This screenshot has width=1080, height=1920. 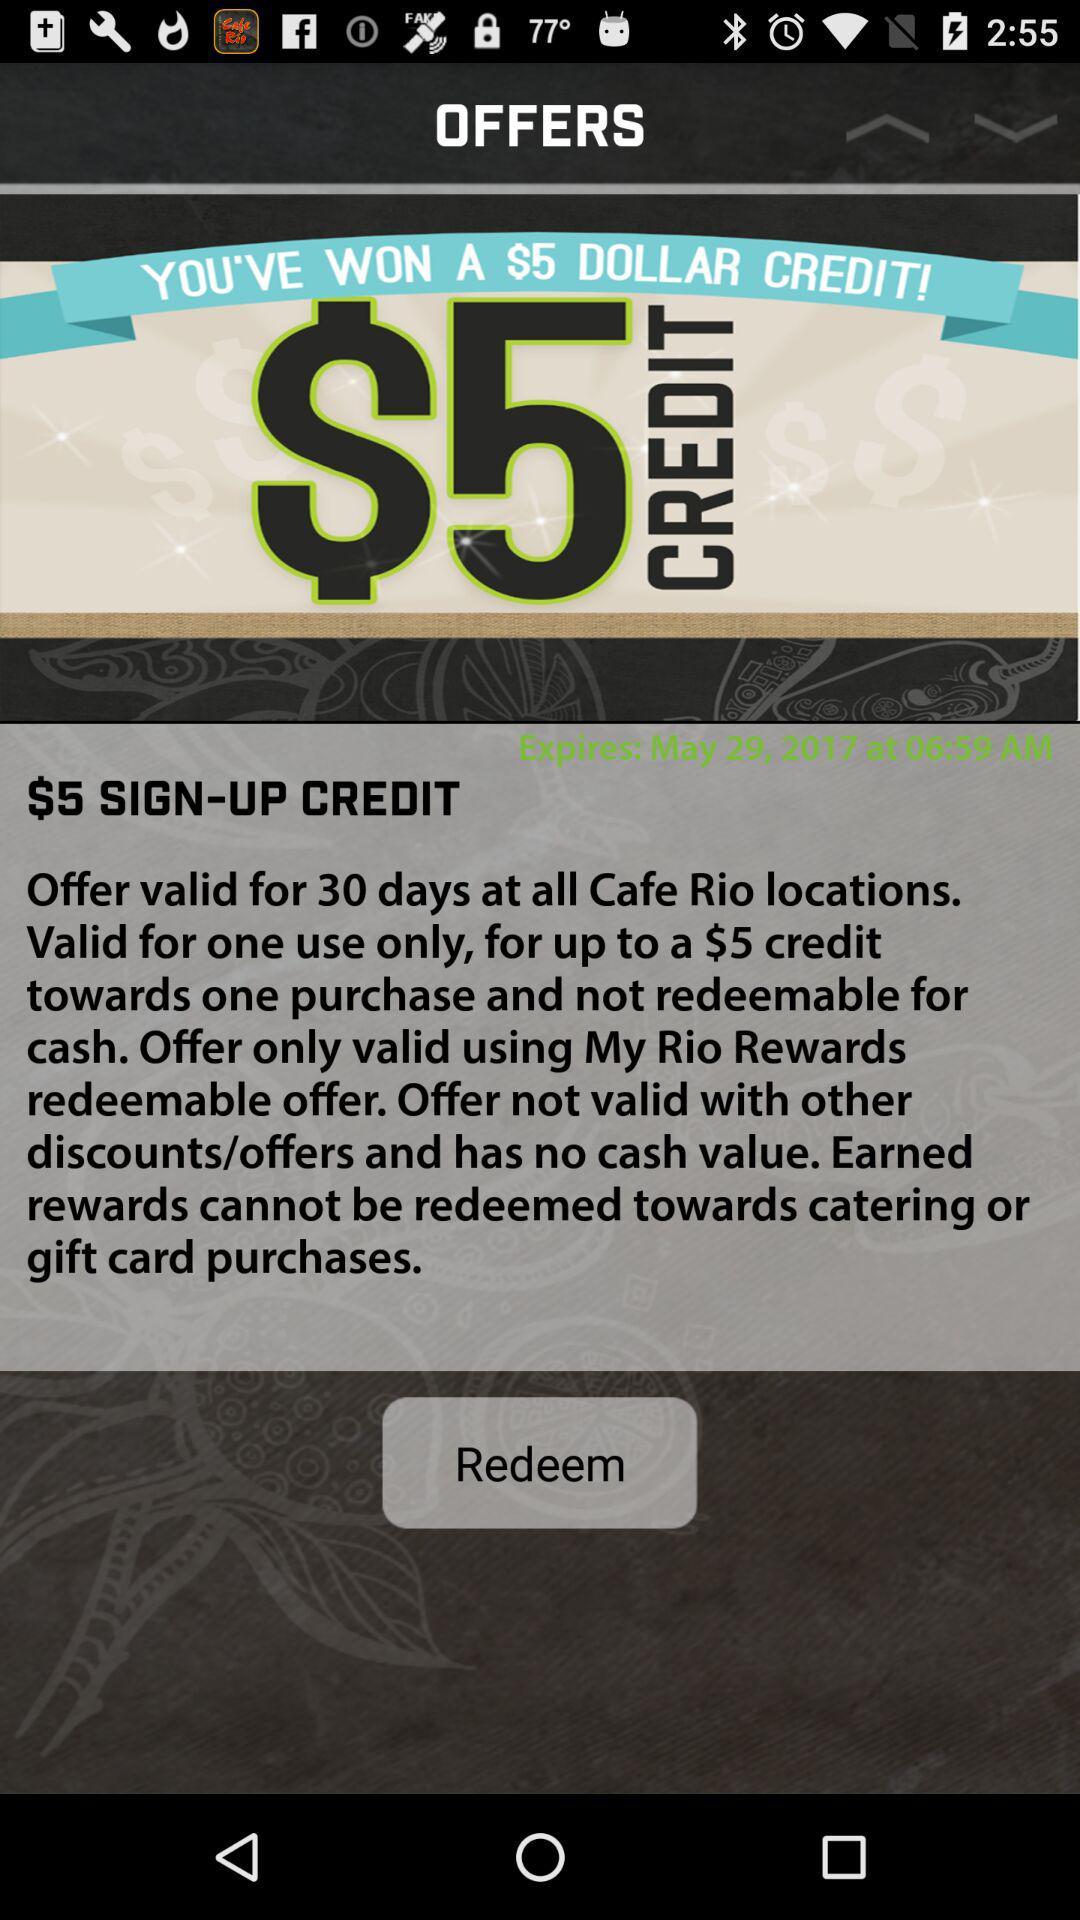 I want to click on go down, so click(x=1015, y=127).